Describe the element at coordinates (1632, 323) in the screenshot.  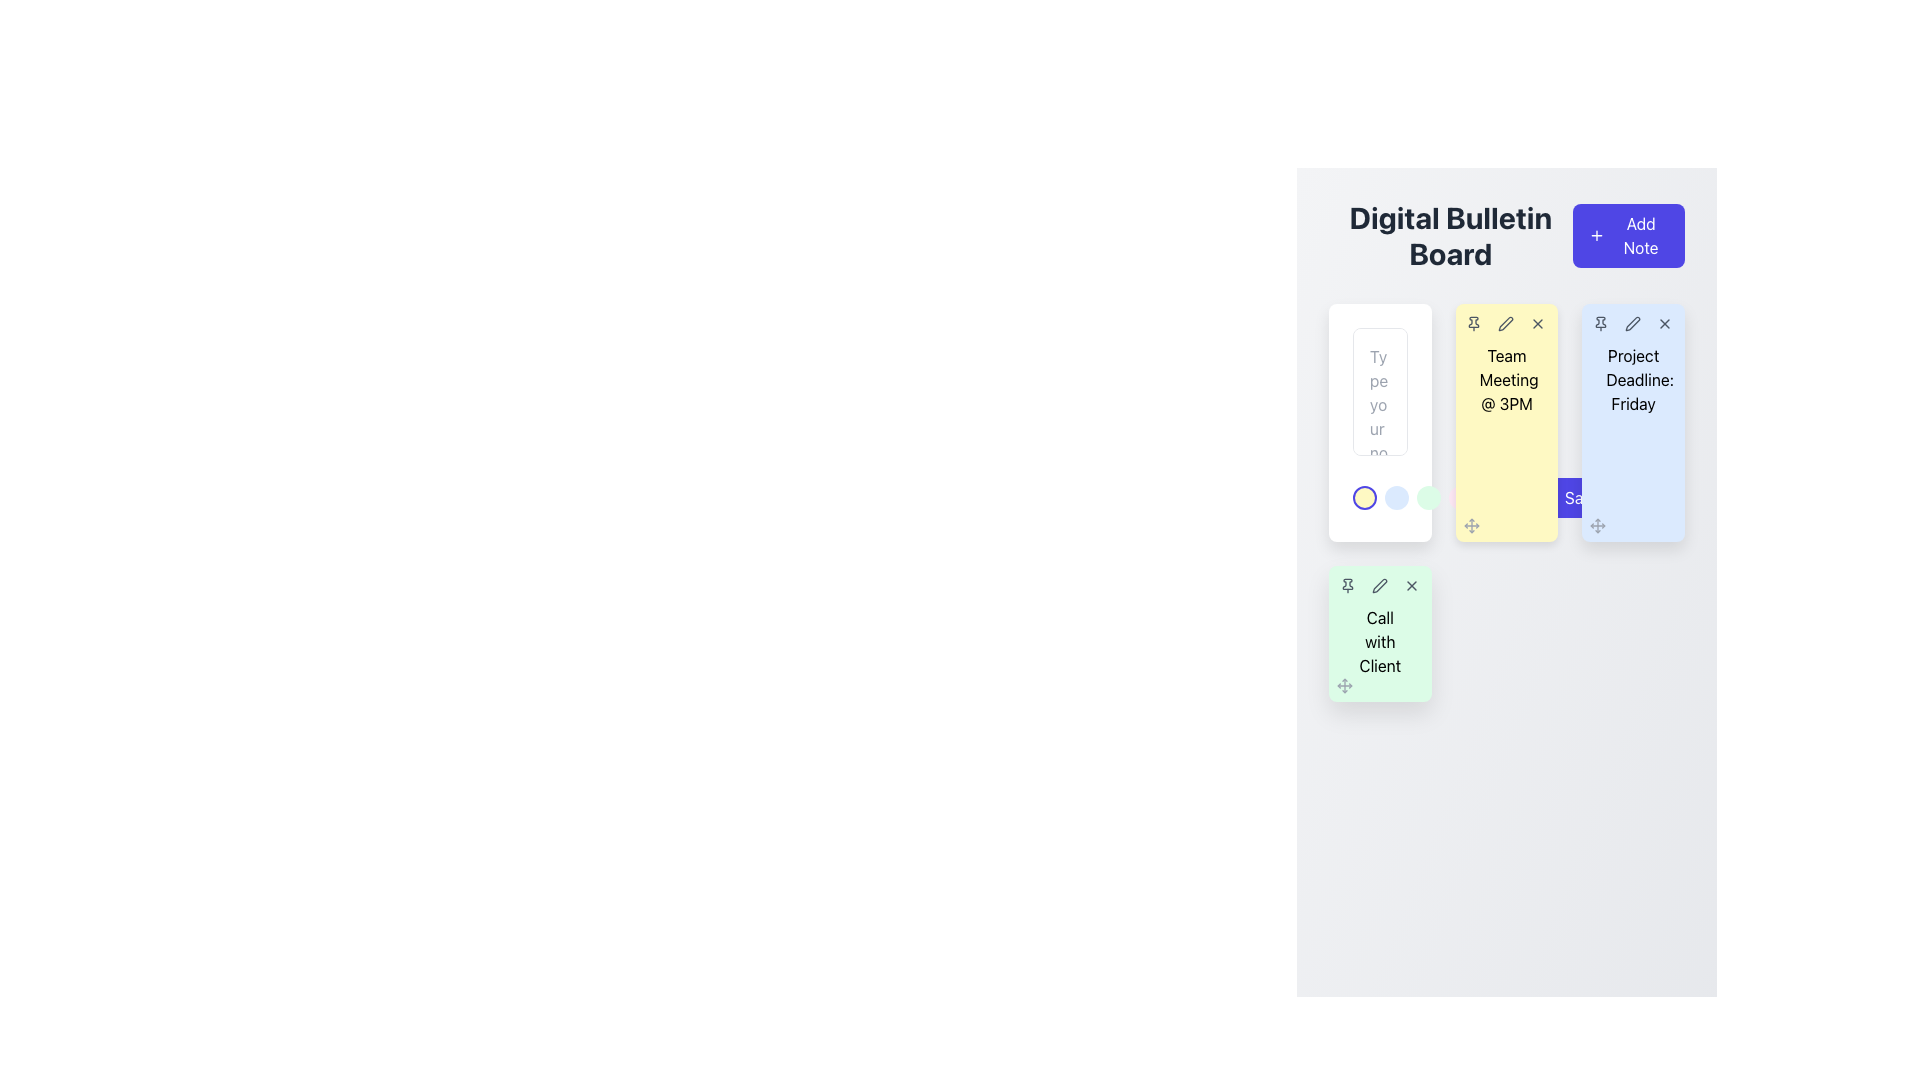
I see `the edit icon located in the top-right corner of the blue note card labeled 'Project Deadline: Friday' to initiate an edit action` at that location.